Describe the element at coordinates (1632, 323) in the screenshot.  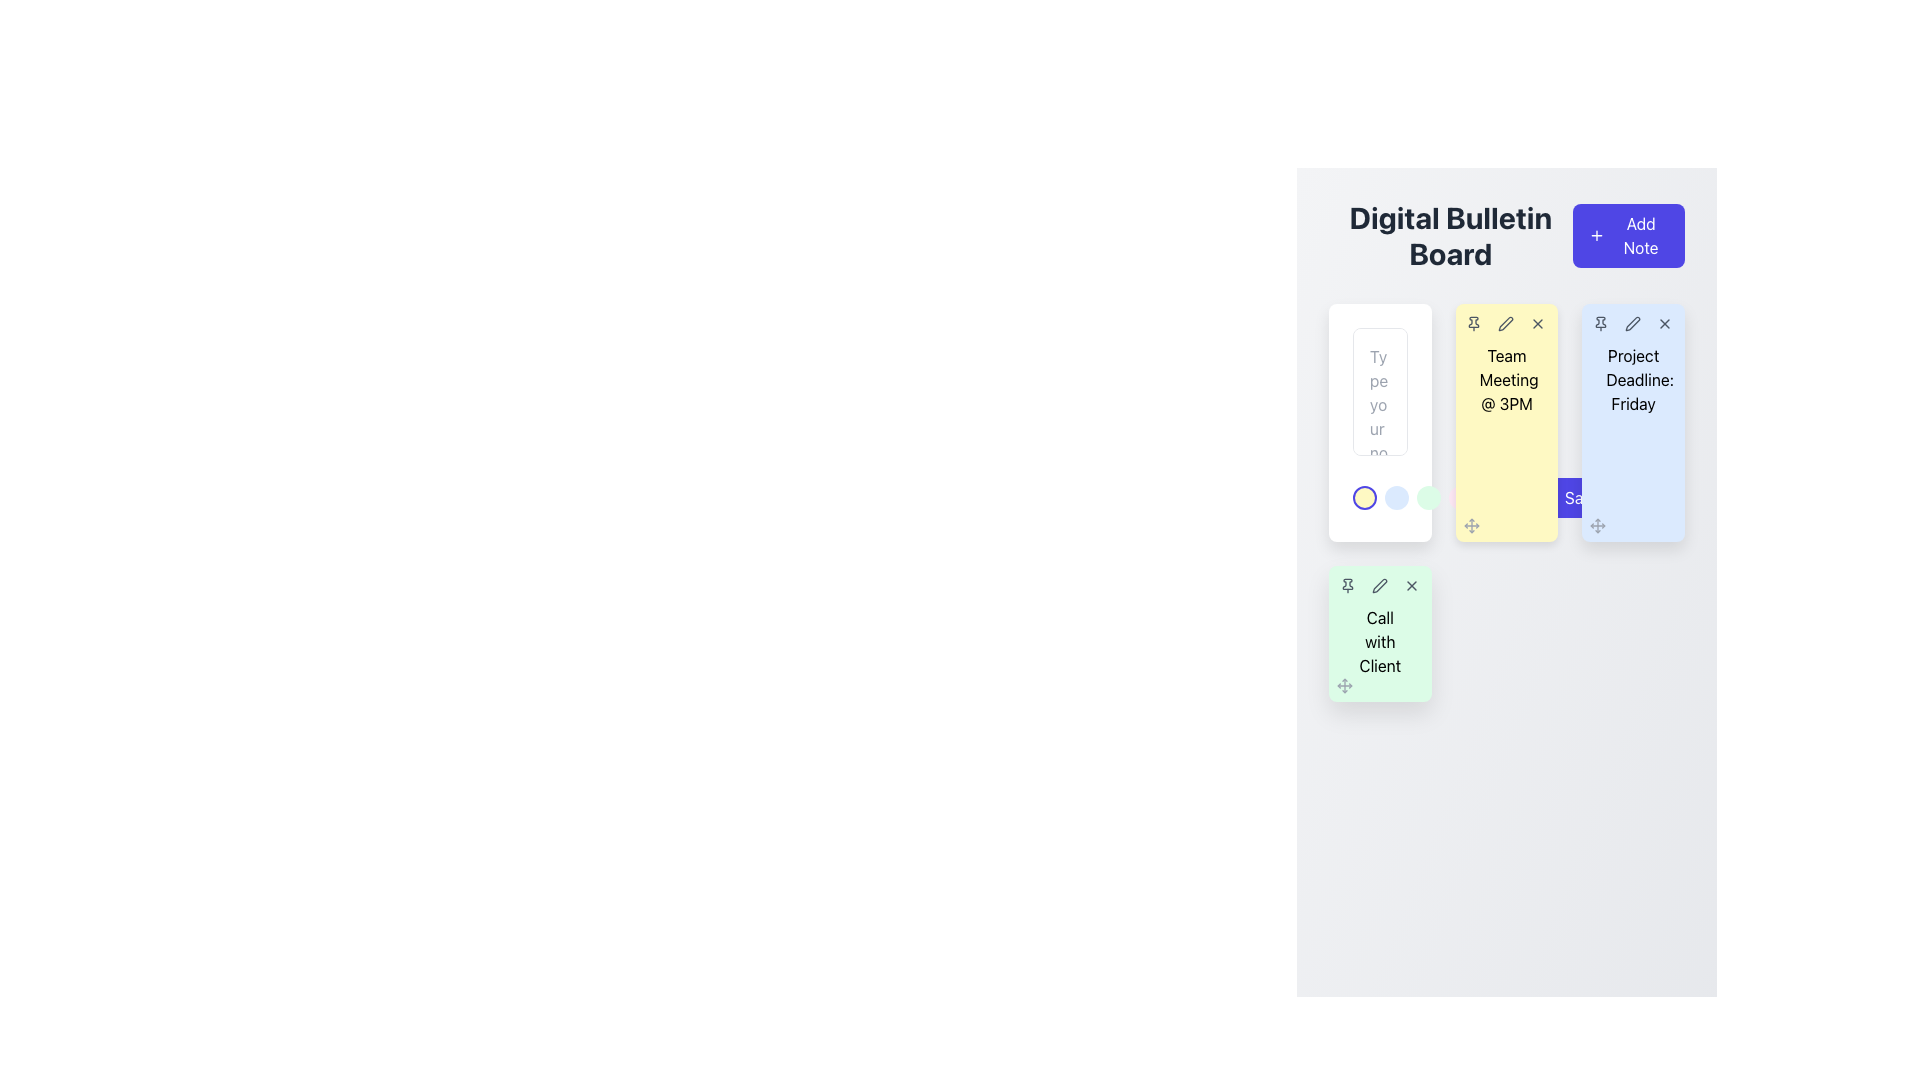
I see `the edit icon located in the top-right corner of the blue note card labeled 'Project Deadline: Friday' to initiate an edit action` at that location.